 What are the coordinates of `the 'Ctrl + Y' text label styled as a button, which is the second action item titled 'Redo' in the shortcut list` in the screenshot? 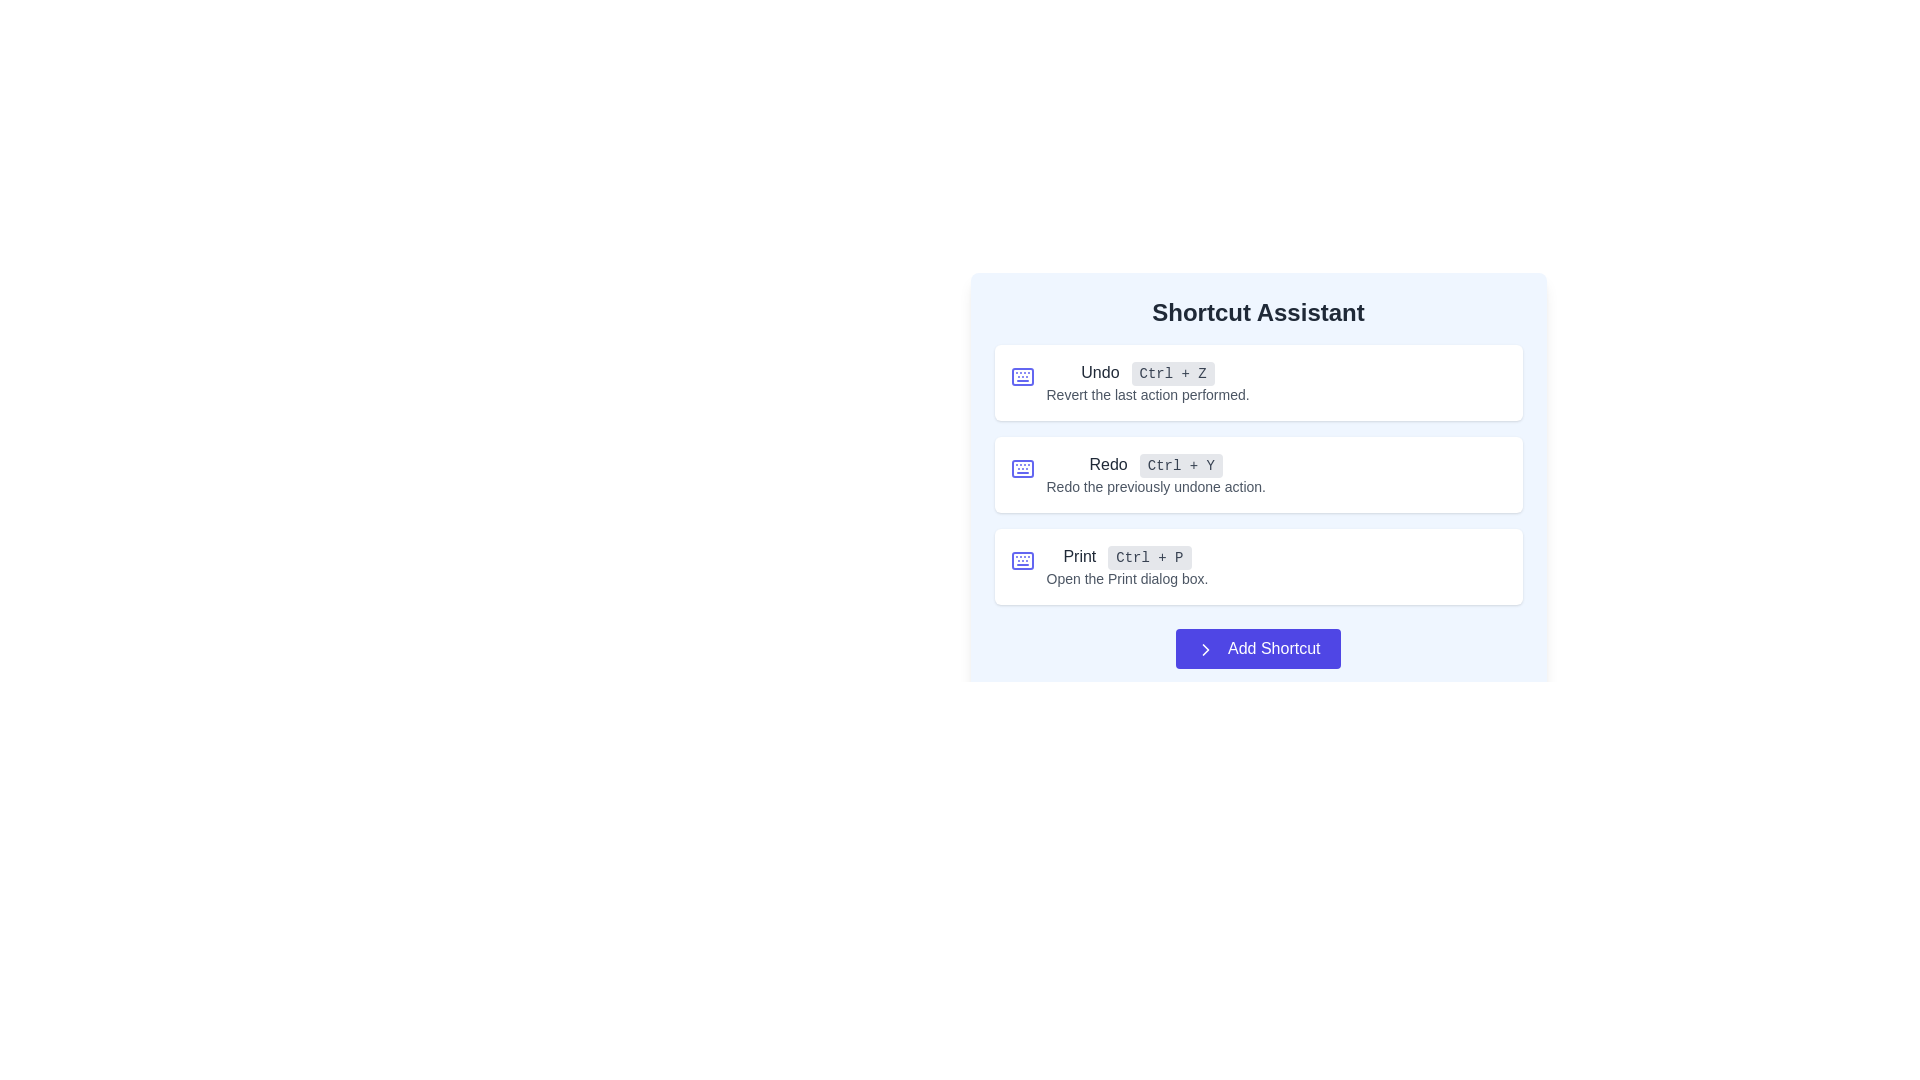 It's located at (1181, 466).